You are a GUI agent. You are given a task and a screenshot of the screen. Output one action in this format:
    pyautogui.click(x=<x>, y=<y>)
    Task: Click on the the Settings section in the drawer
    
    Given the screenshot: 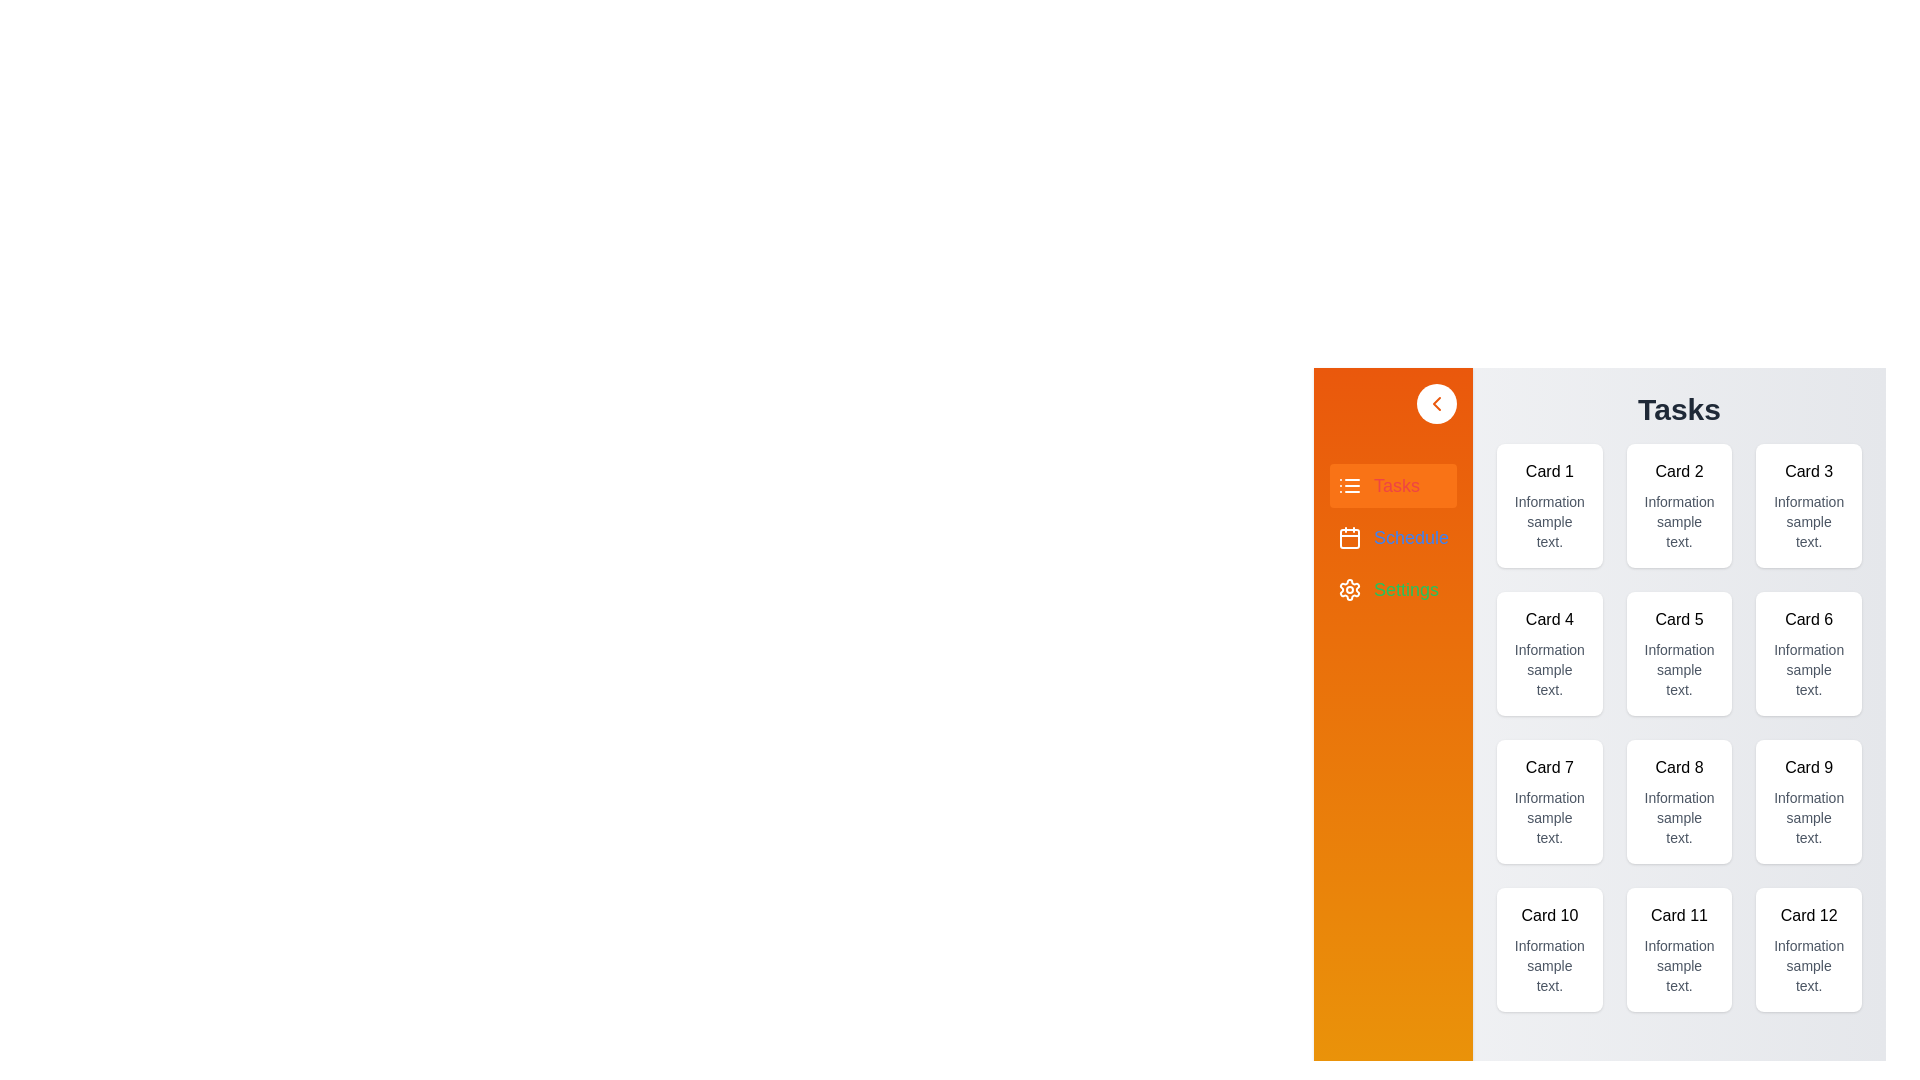 What is the action you would take?
    pyautogui.click(x=1391, y=589)
    